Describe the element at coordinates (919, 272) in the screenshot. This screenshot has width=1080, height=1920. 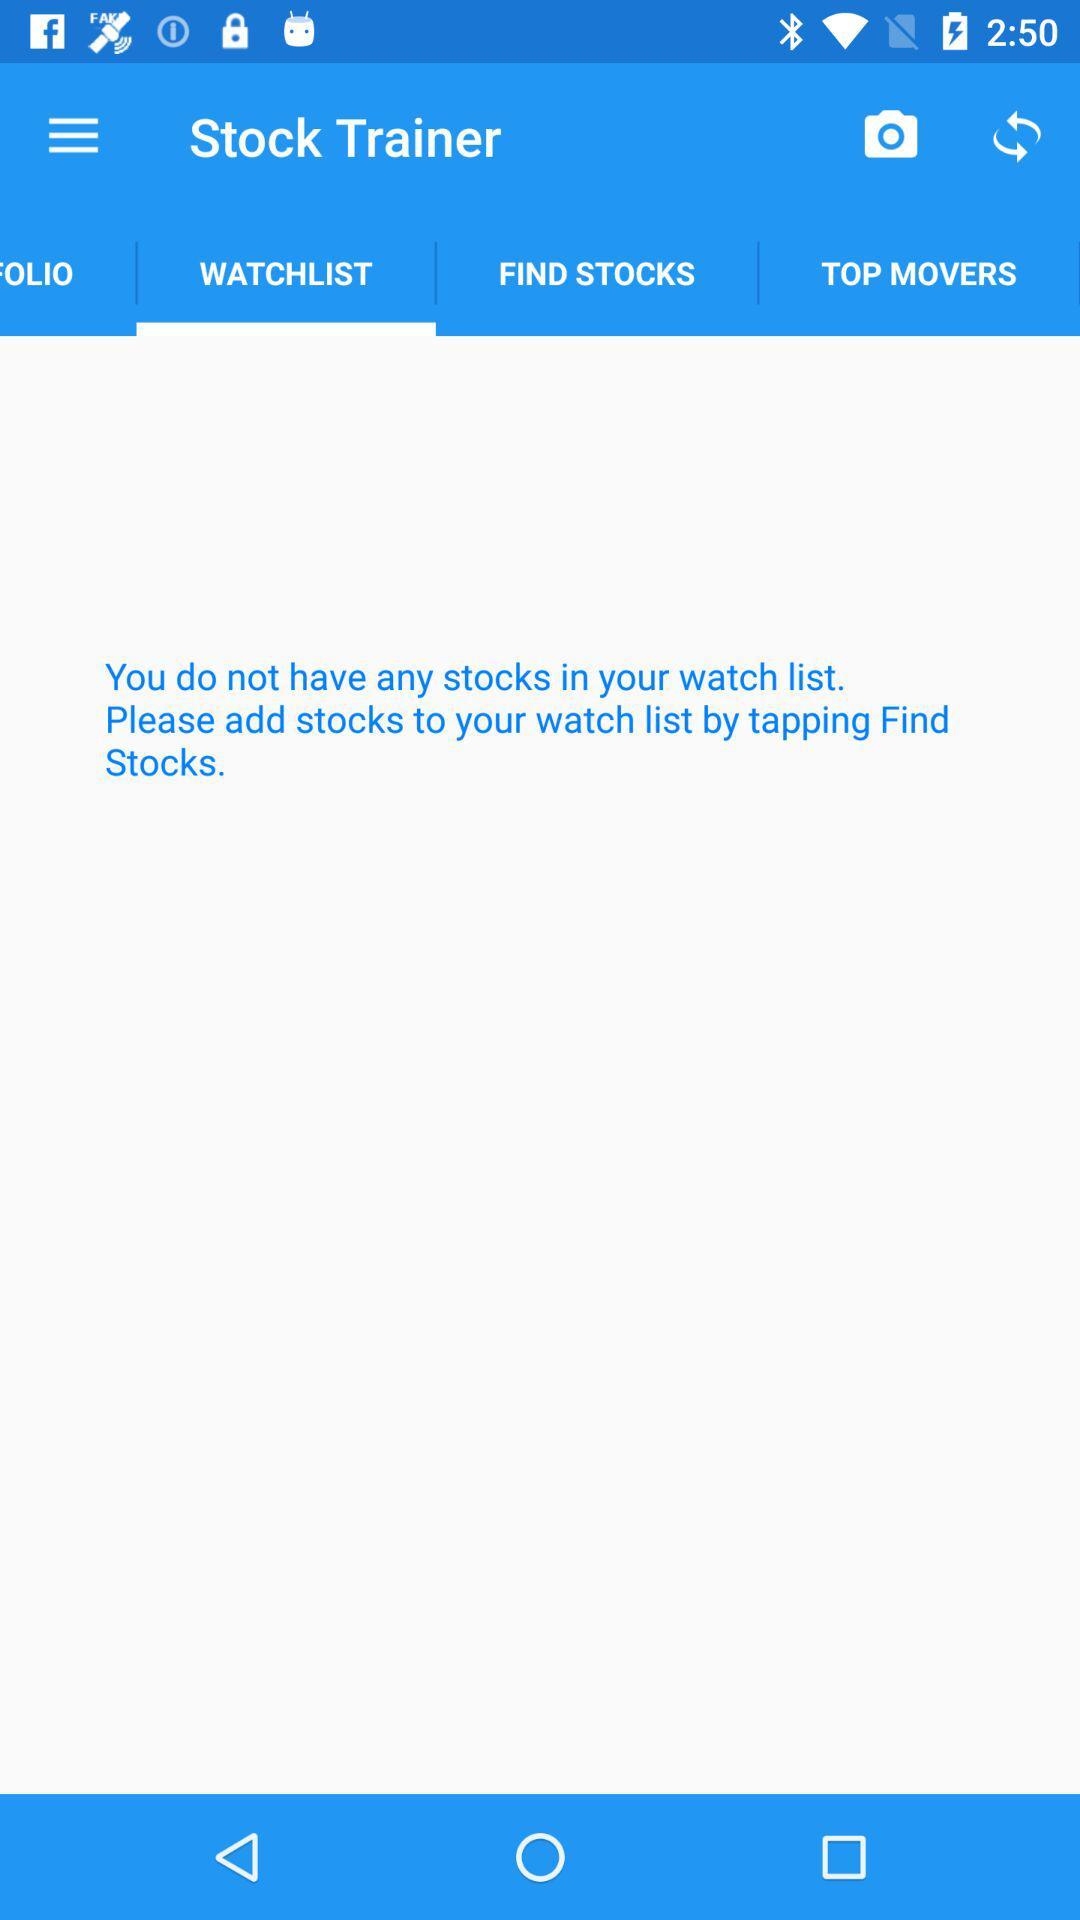
I see `the icon to the right of find stocks` at that location.